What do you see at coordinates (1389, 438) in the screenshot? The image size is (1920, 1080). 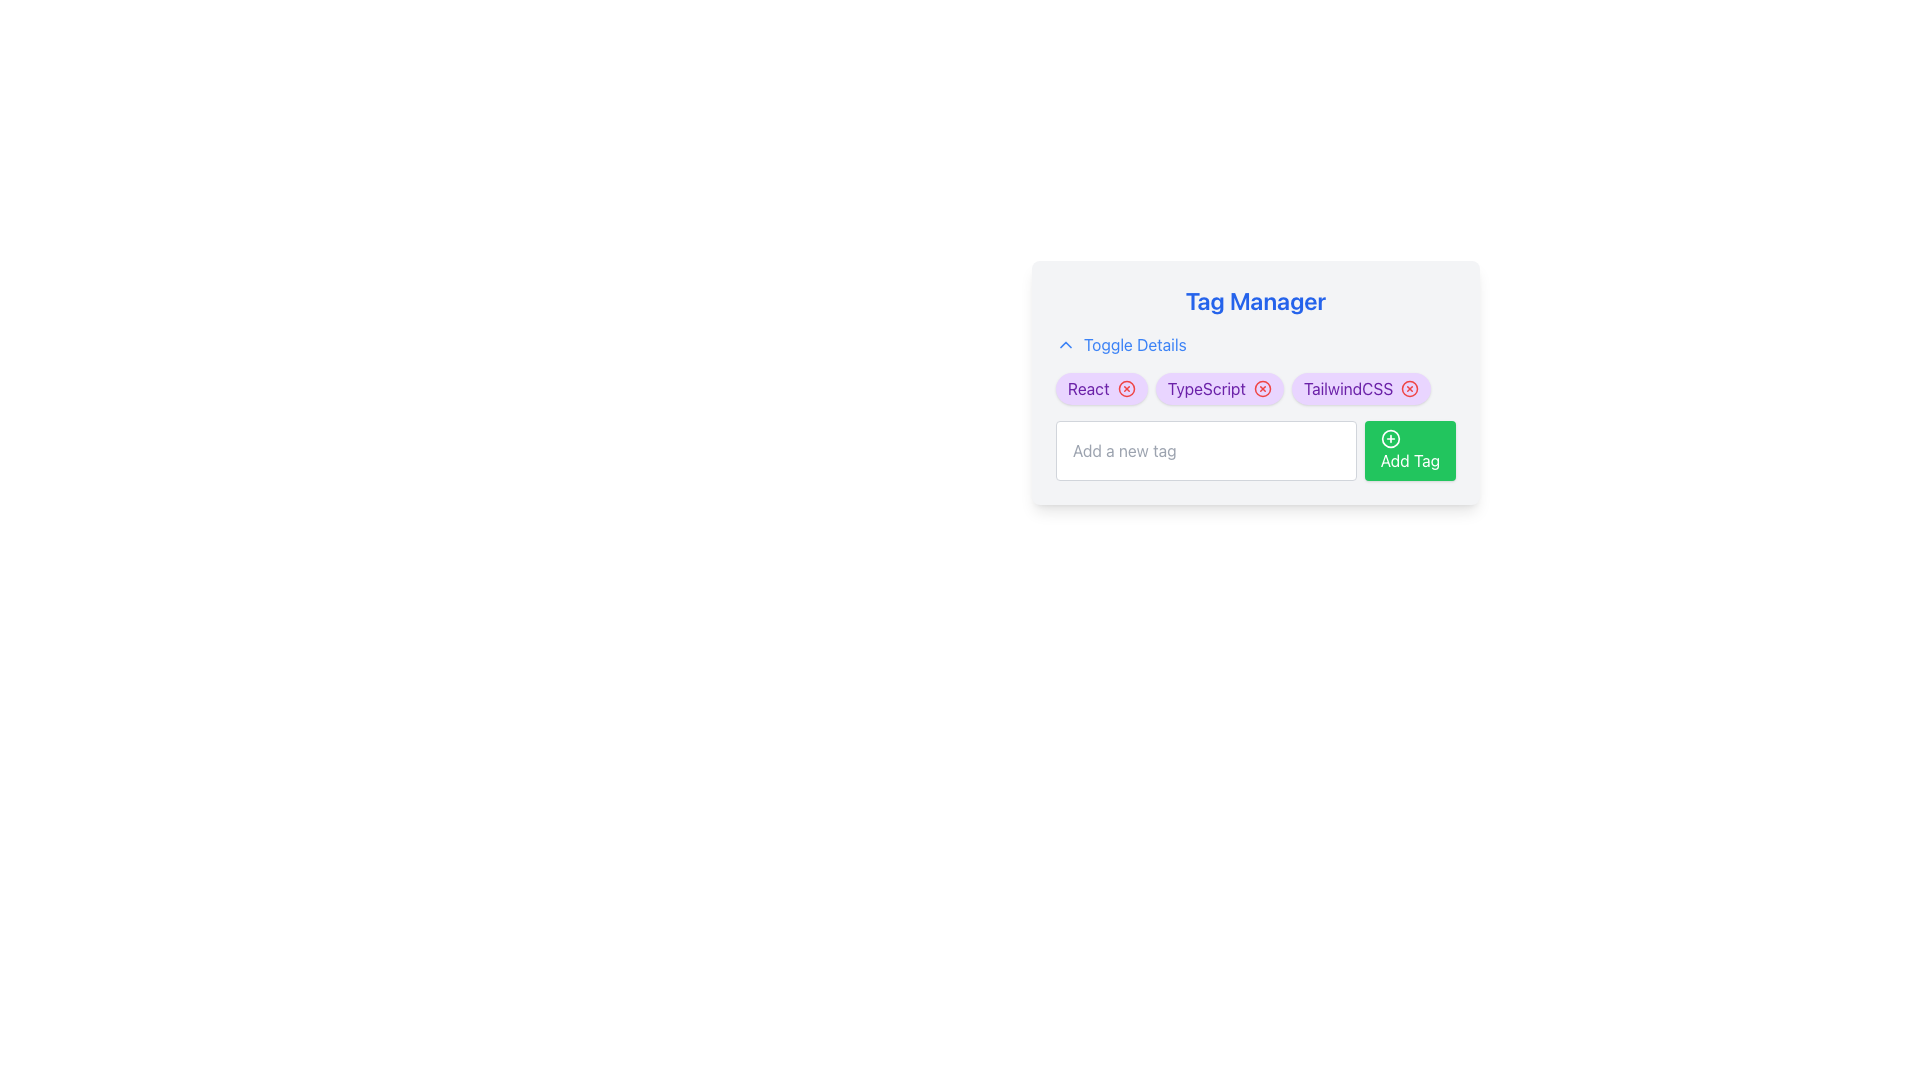 I see `the decorative icon of the 'Add Tag' button` at bounding box center [1389, 438].